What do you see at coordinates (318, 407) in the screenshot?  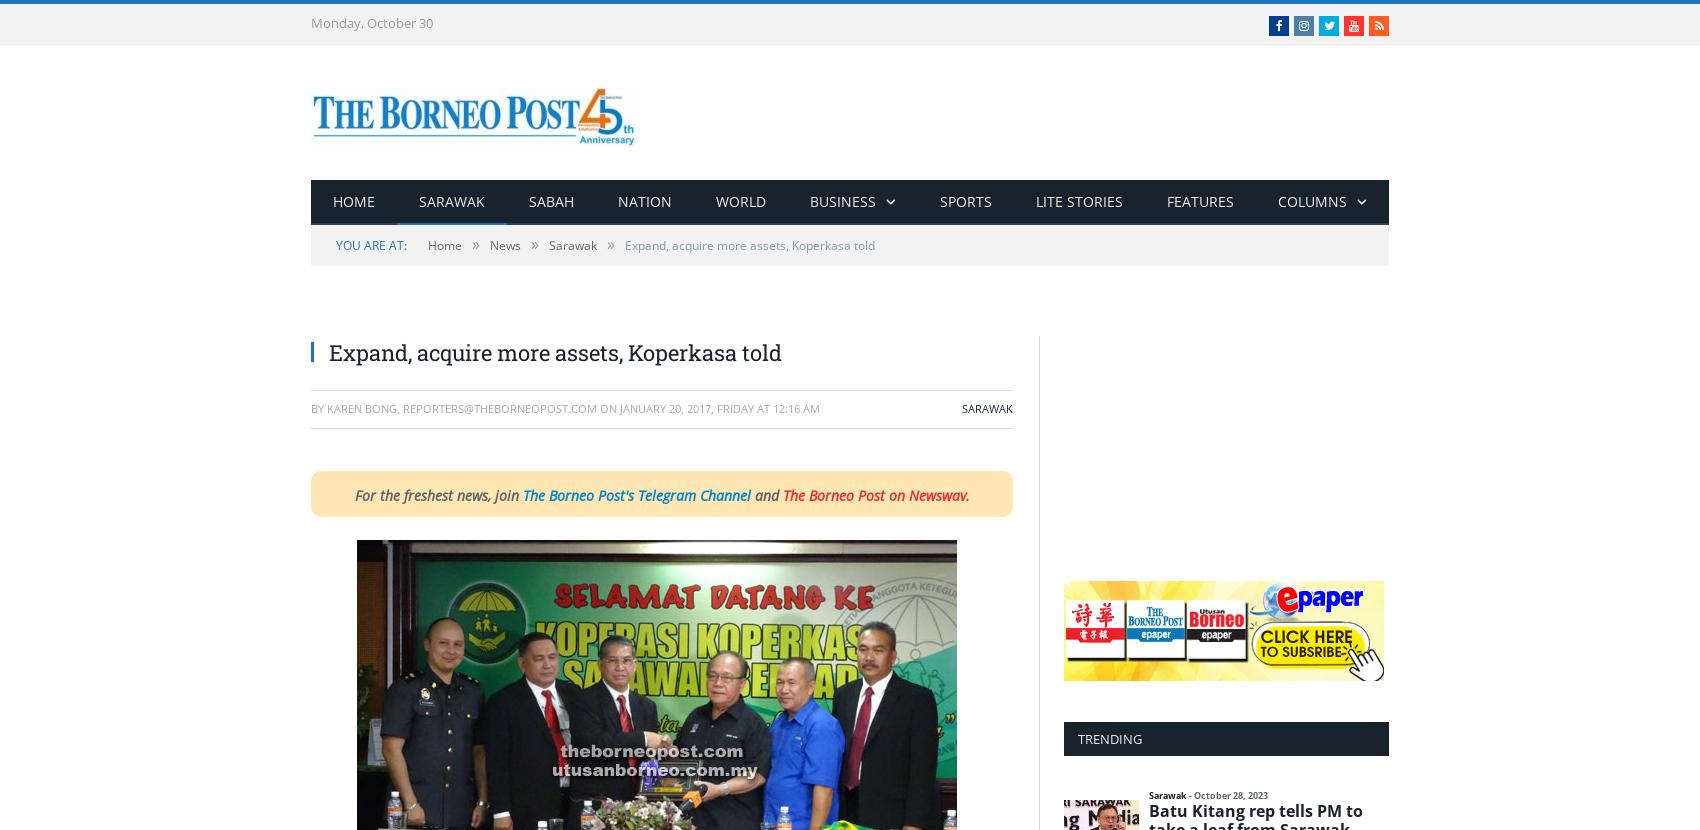 I see `'By'` at bounding box center [318, 407].